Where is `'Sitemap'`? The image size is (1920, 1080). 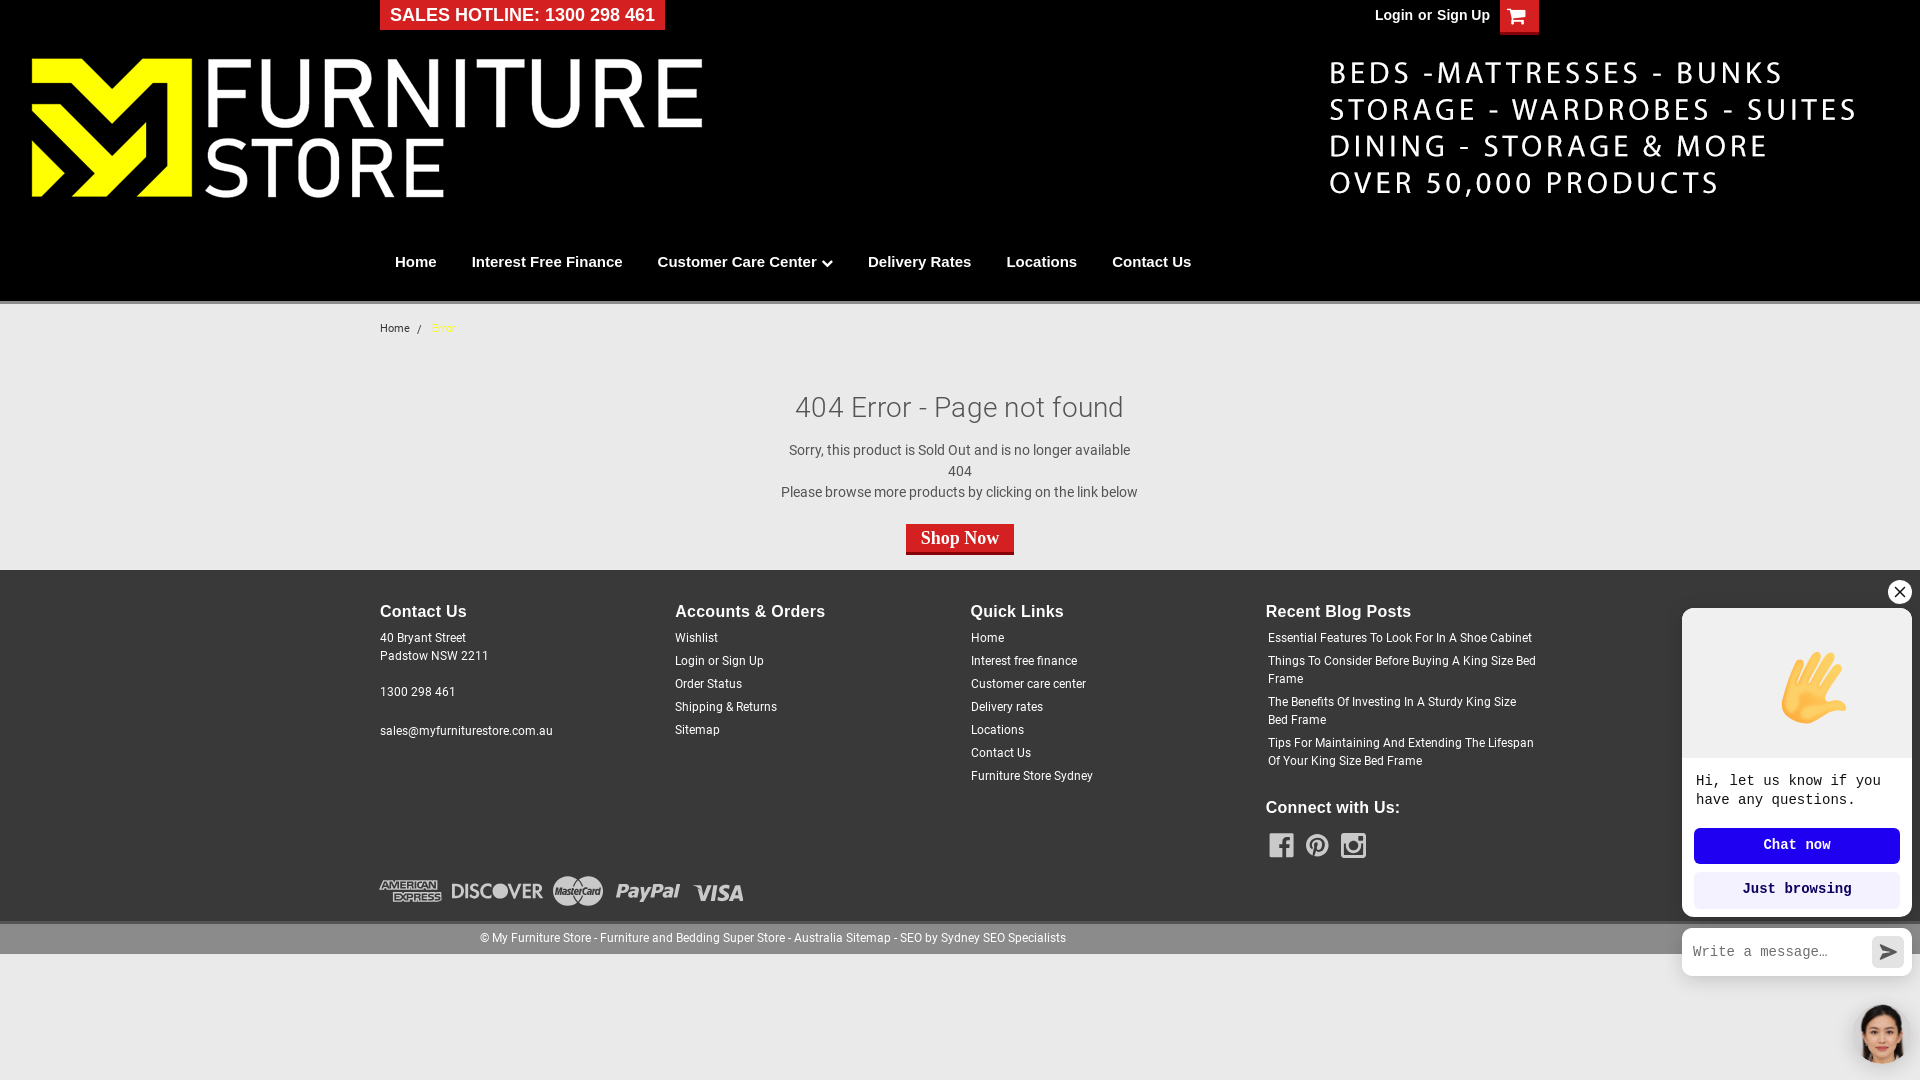
'Sitemap' is located at coordinates (845, 937).